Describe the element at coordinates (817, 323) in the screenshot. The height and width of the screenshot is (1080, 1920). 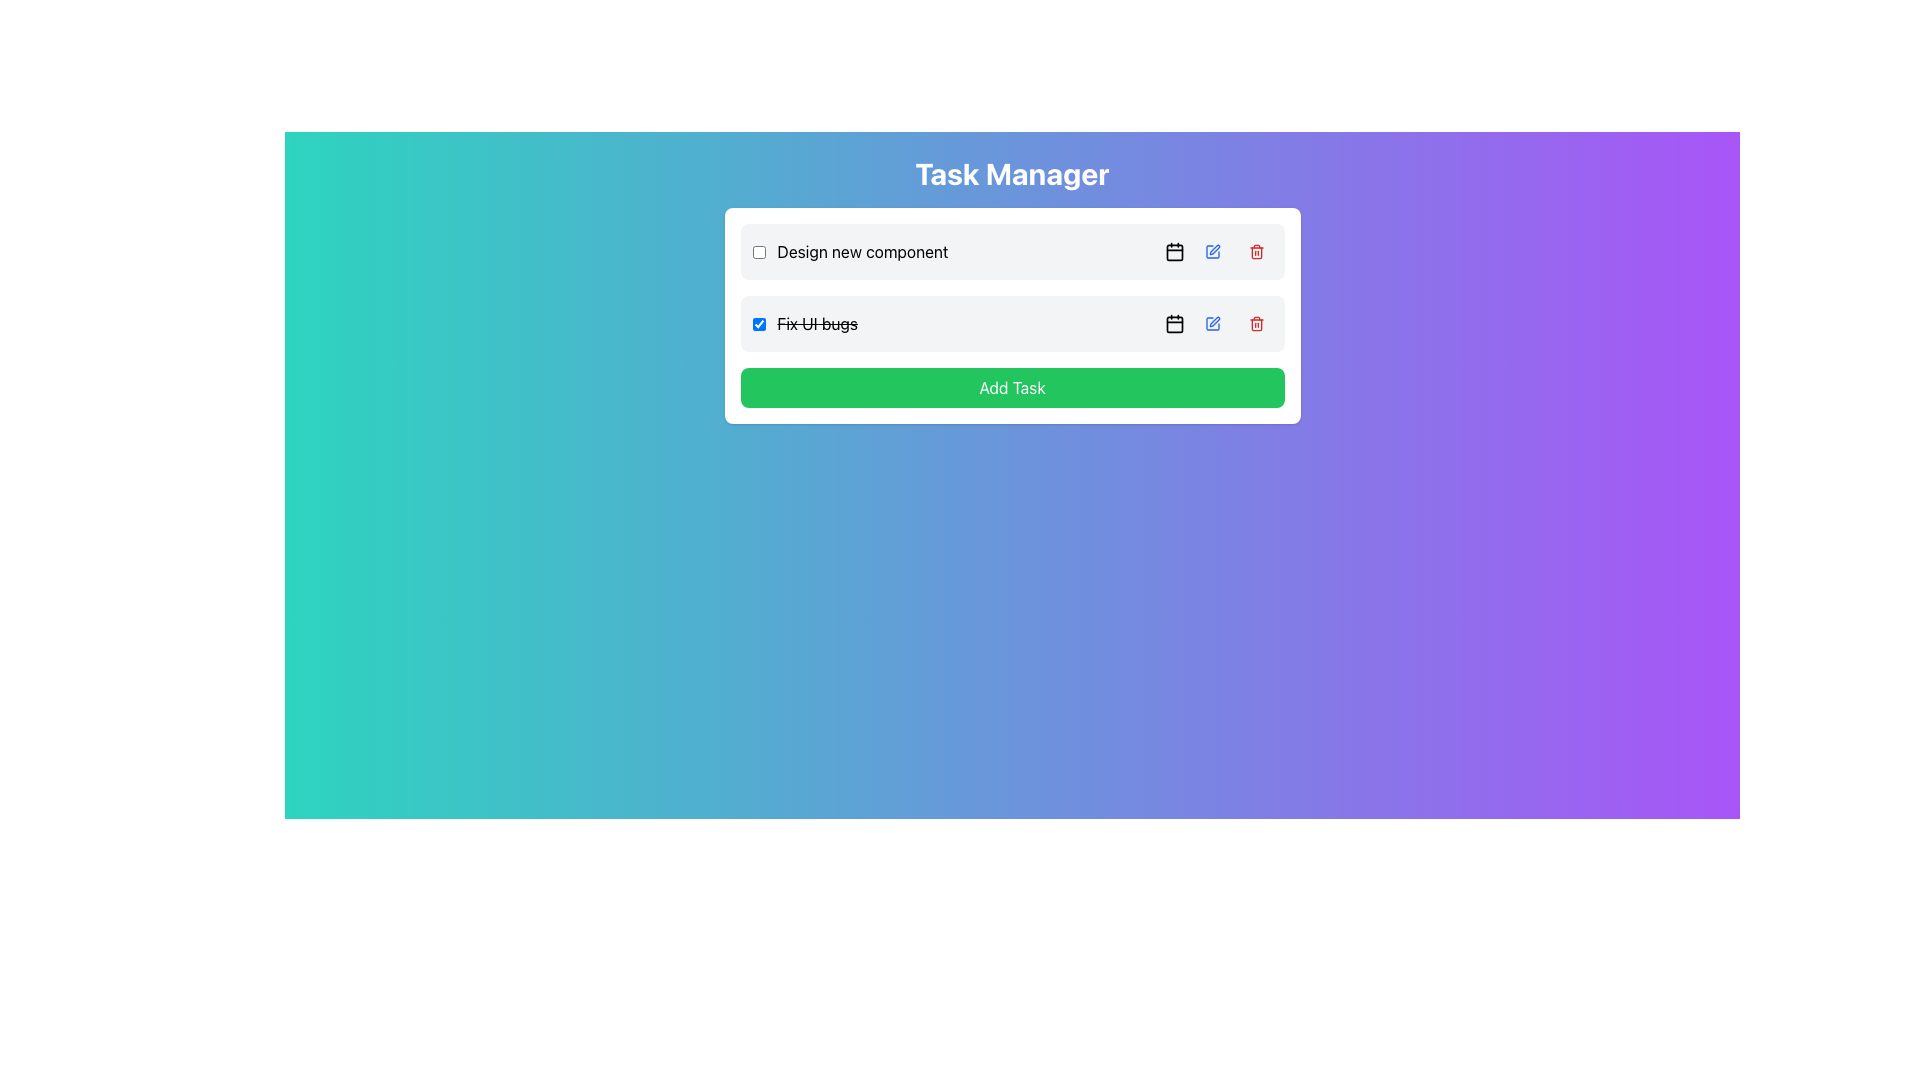
I see `the text string displaying 'Fix UI bugs' with a strikethrough style, which indicates completion, located in the second row of a task list interface, positioned to the right of a checked checkbox` at that location.